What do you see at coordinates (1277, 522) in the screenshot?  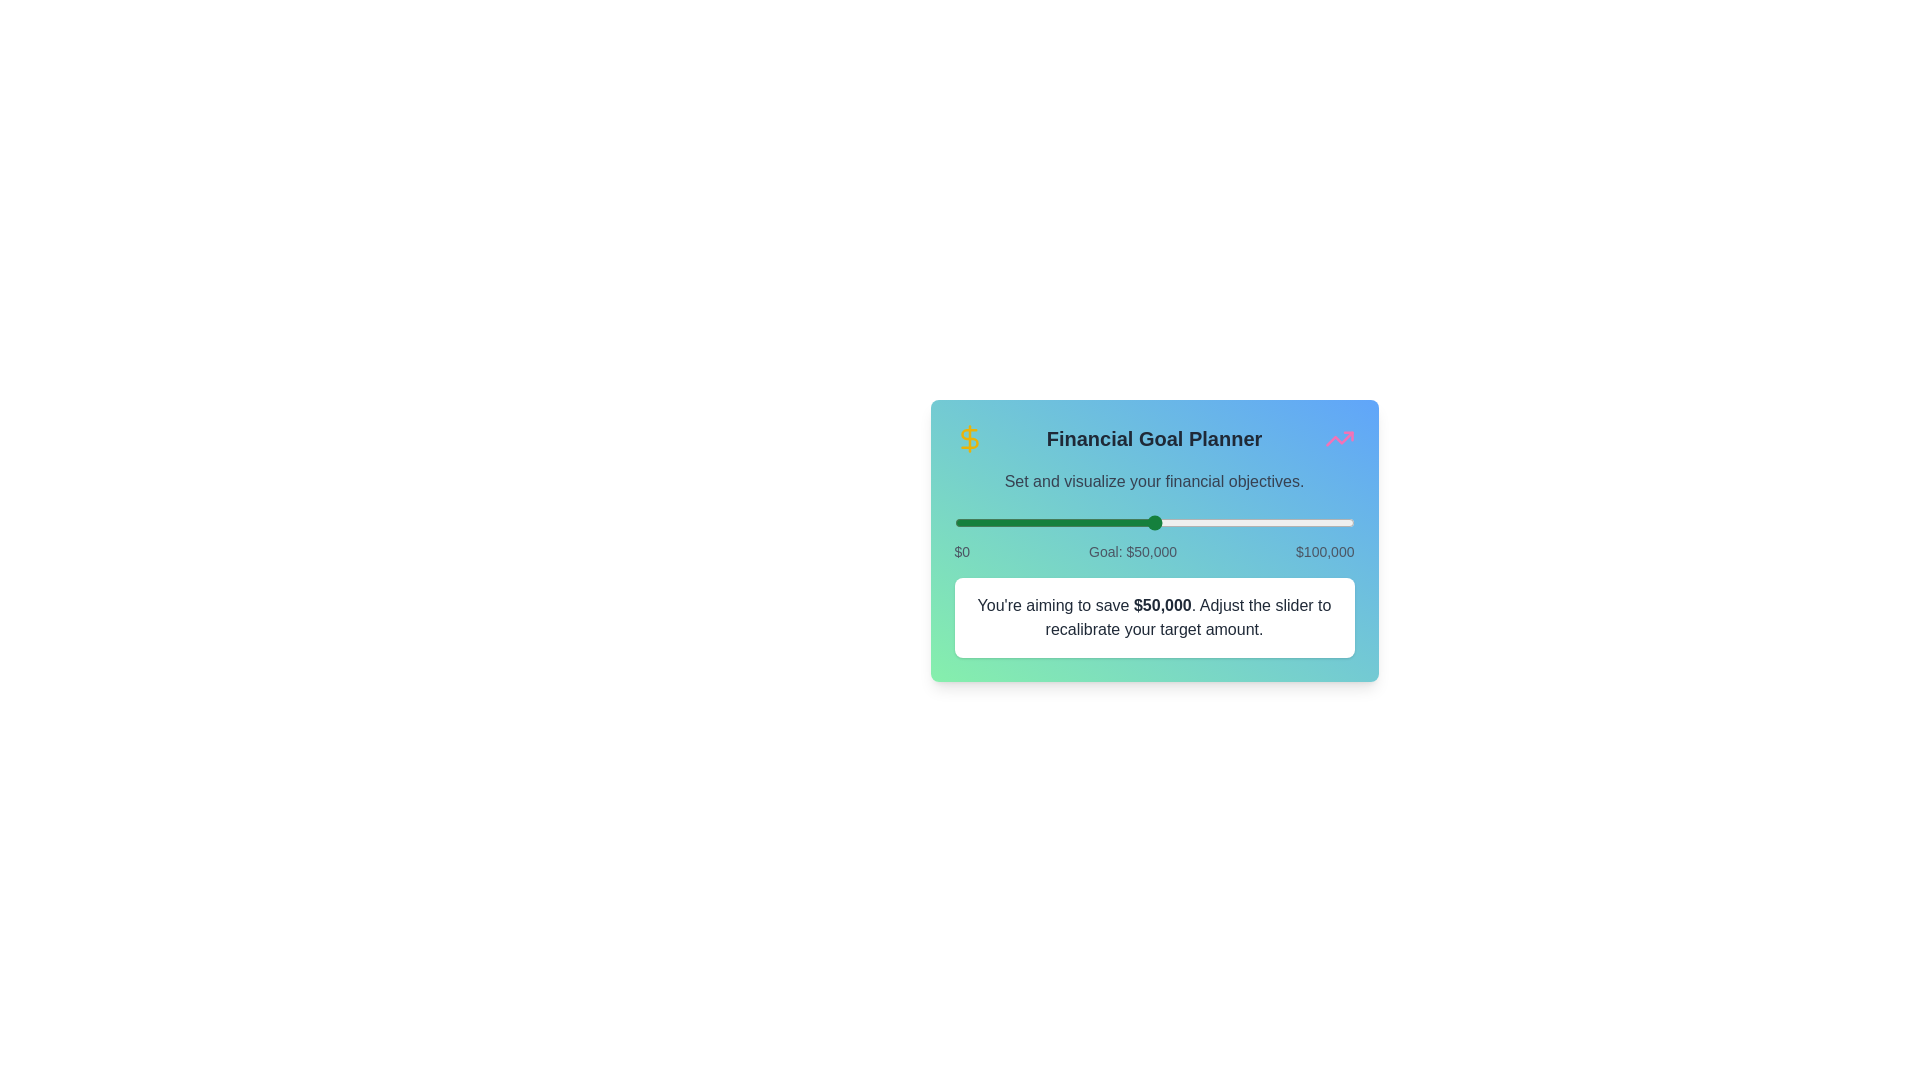 I see `the slider to set the financial goal to 80942 dollars` at bounding box center [1277, 522].